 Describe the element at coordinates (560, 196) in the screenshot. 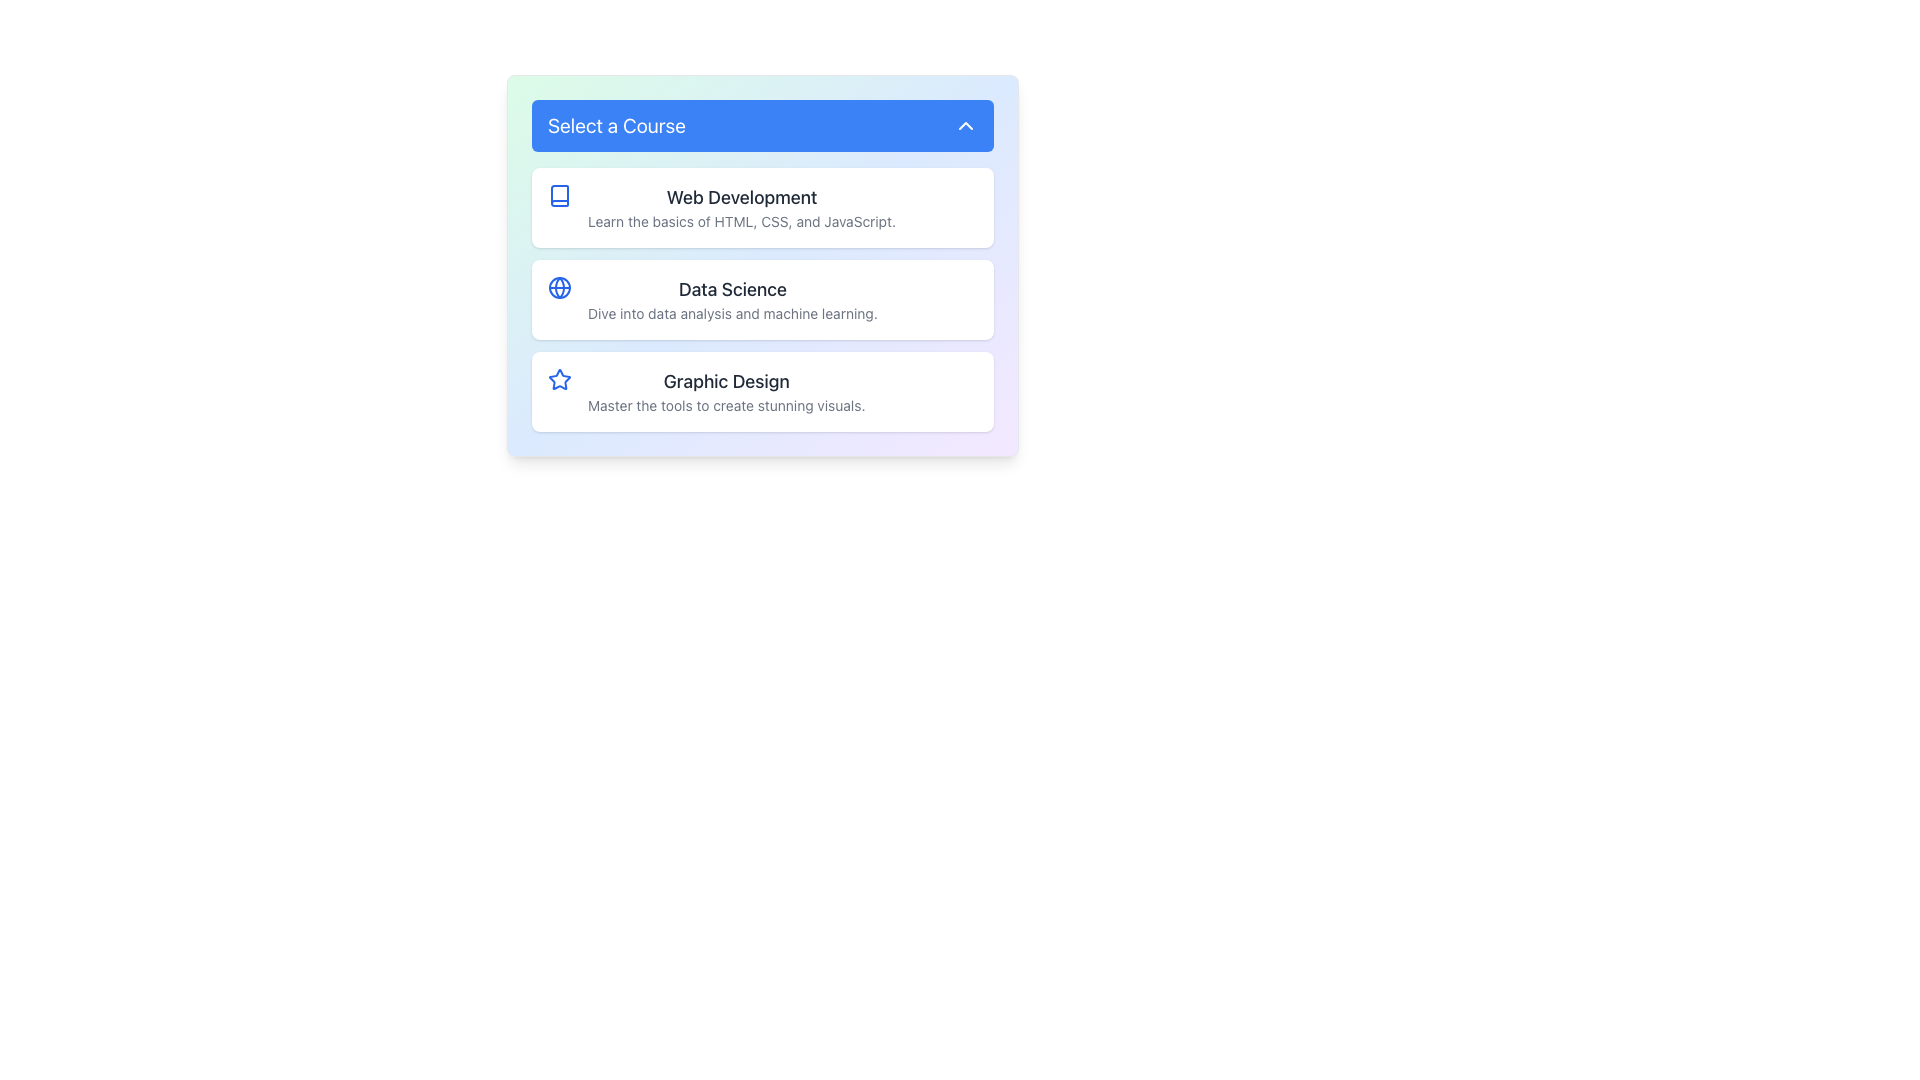

I see `the Web Development course icon, which is visually associated with digital learning and coding resources, located in the first row of the course list` at that location.